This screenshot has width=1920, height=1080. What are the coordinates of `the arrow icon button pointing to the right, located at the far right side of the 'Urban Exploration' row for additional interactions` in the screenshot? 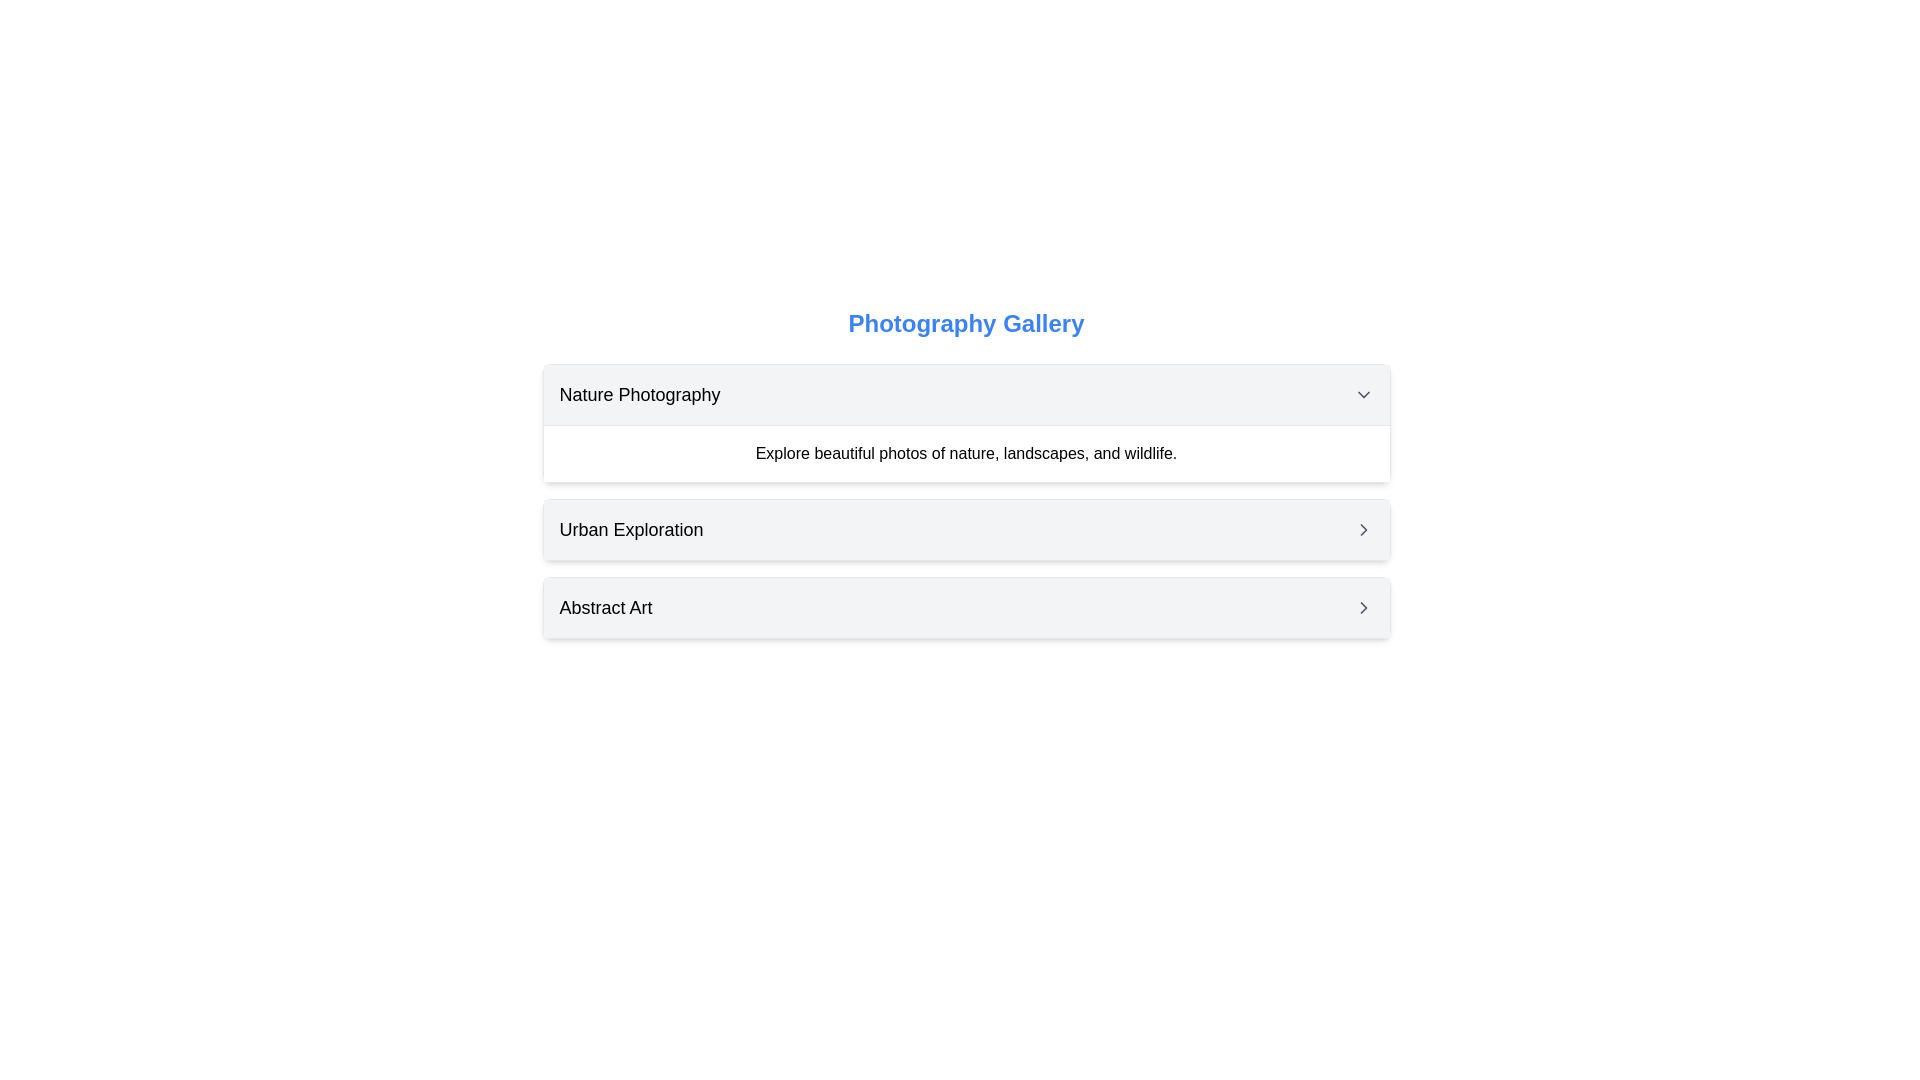 It's located at (1362, 528).